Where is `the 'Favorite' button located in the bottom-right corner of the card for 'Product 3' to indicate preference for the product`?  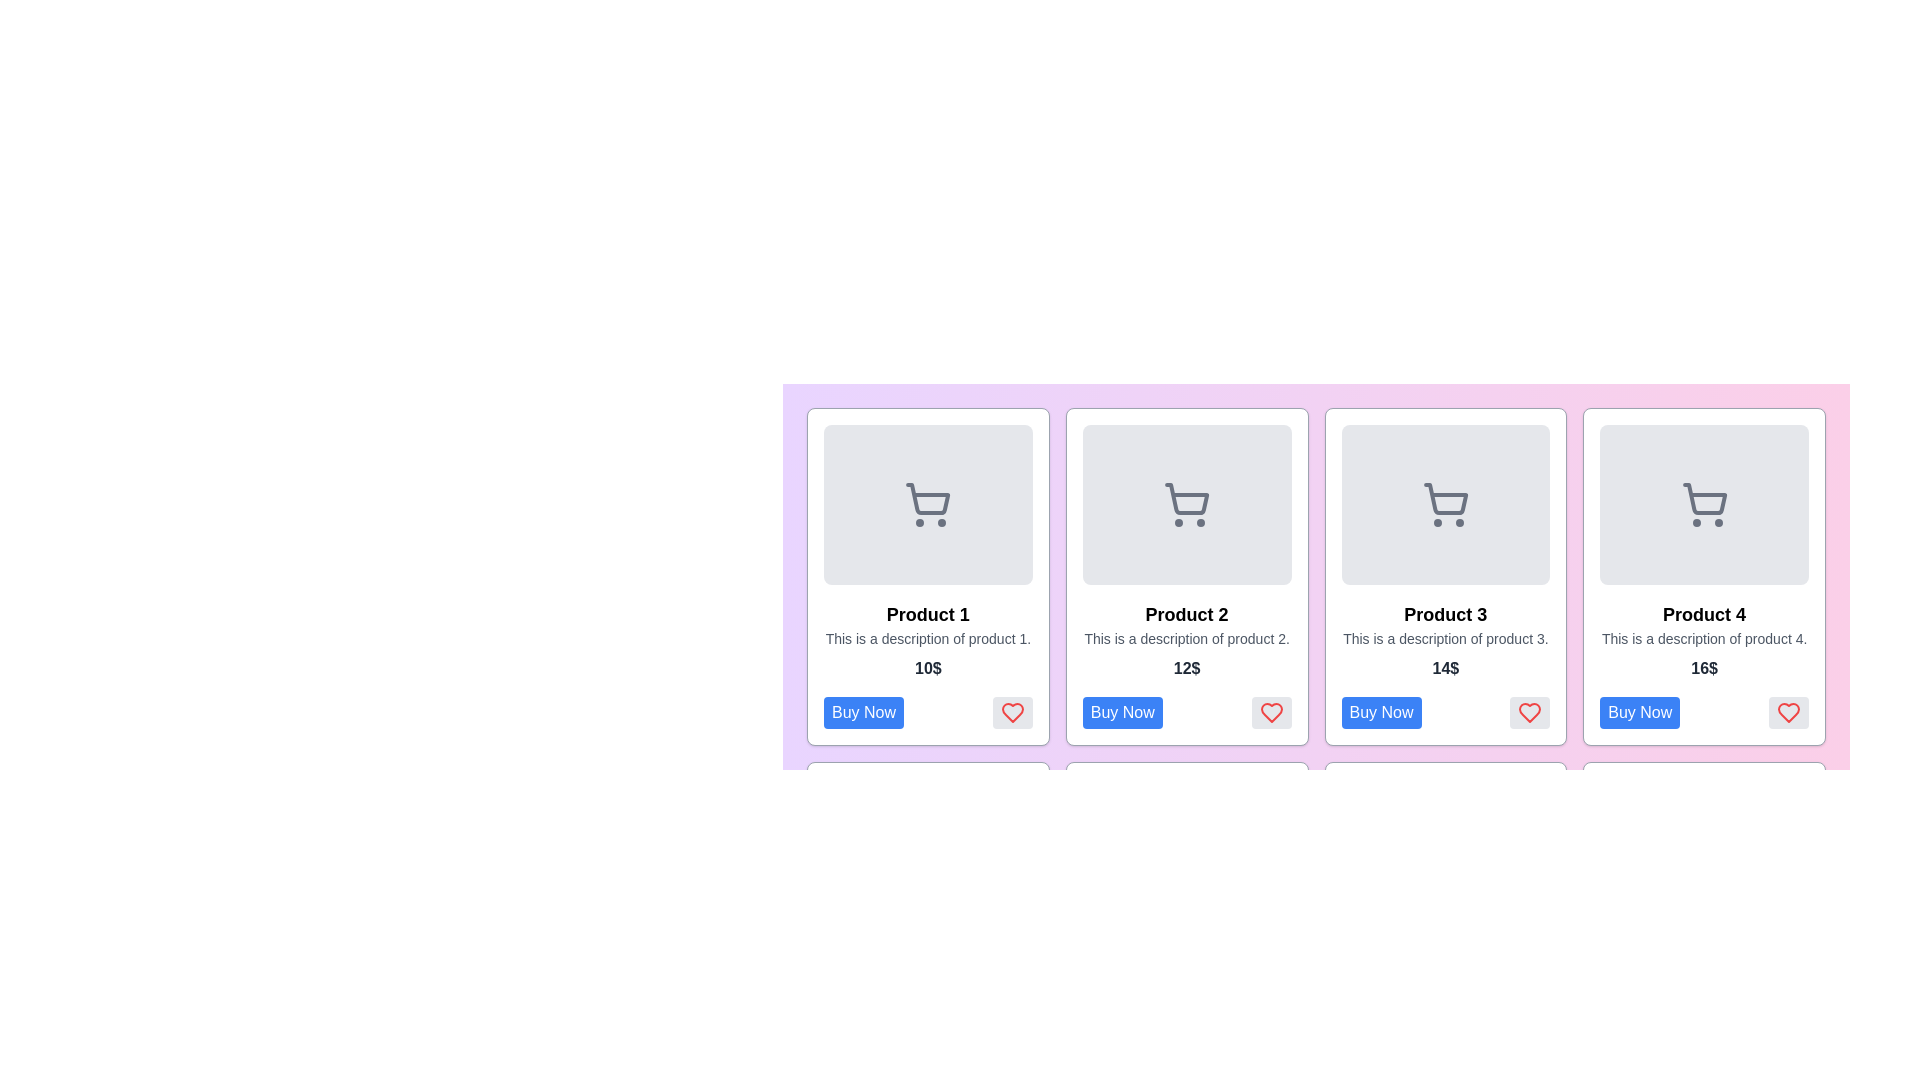 the 'Favorite' button located in the bottom-right corner of the card for 'Product 3' to indicate preference for the product is located at coordinates (1529, 712).